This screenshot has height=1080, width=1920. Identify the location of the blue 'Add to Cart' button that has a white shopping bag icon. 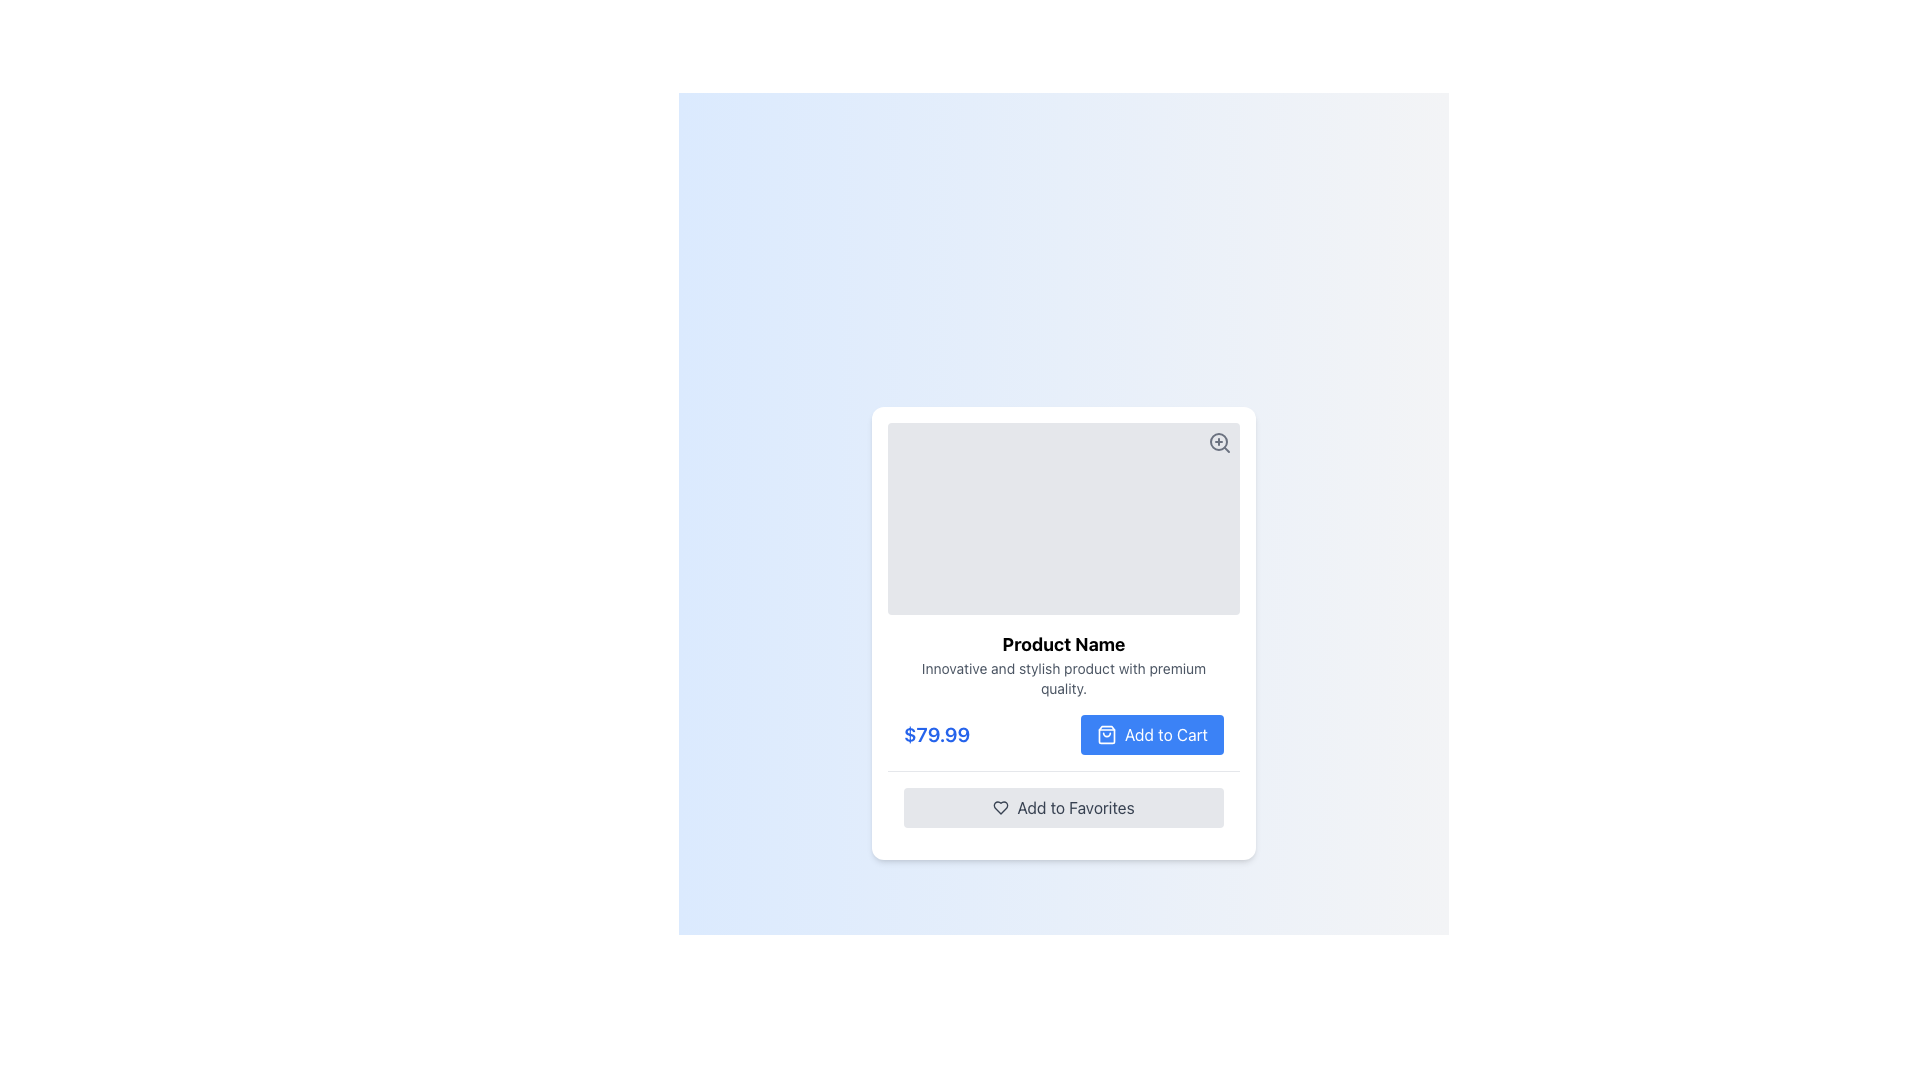
(1152, 734).